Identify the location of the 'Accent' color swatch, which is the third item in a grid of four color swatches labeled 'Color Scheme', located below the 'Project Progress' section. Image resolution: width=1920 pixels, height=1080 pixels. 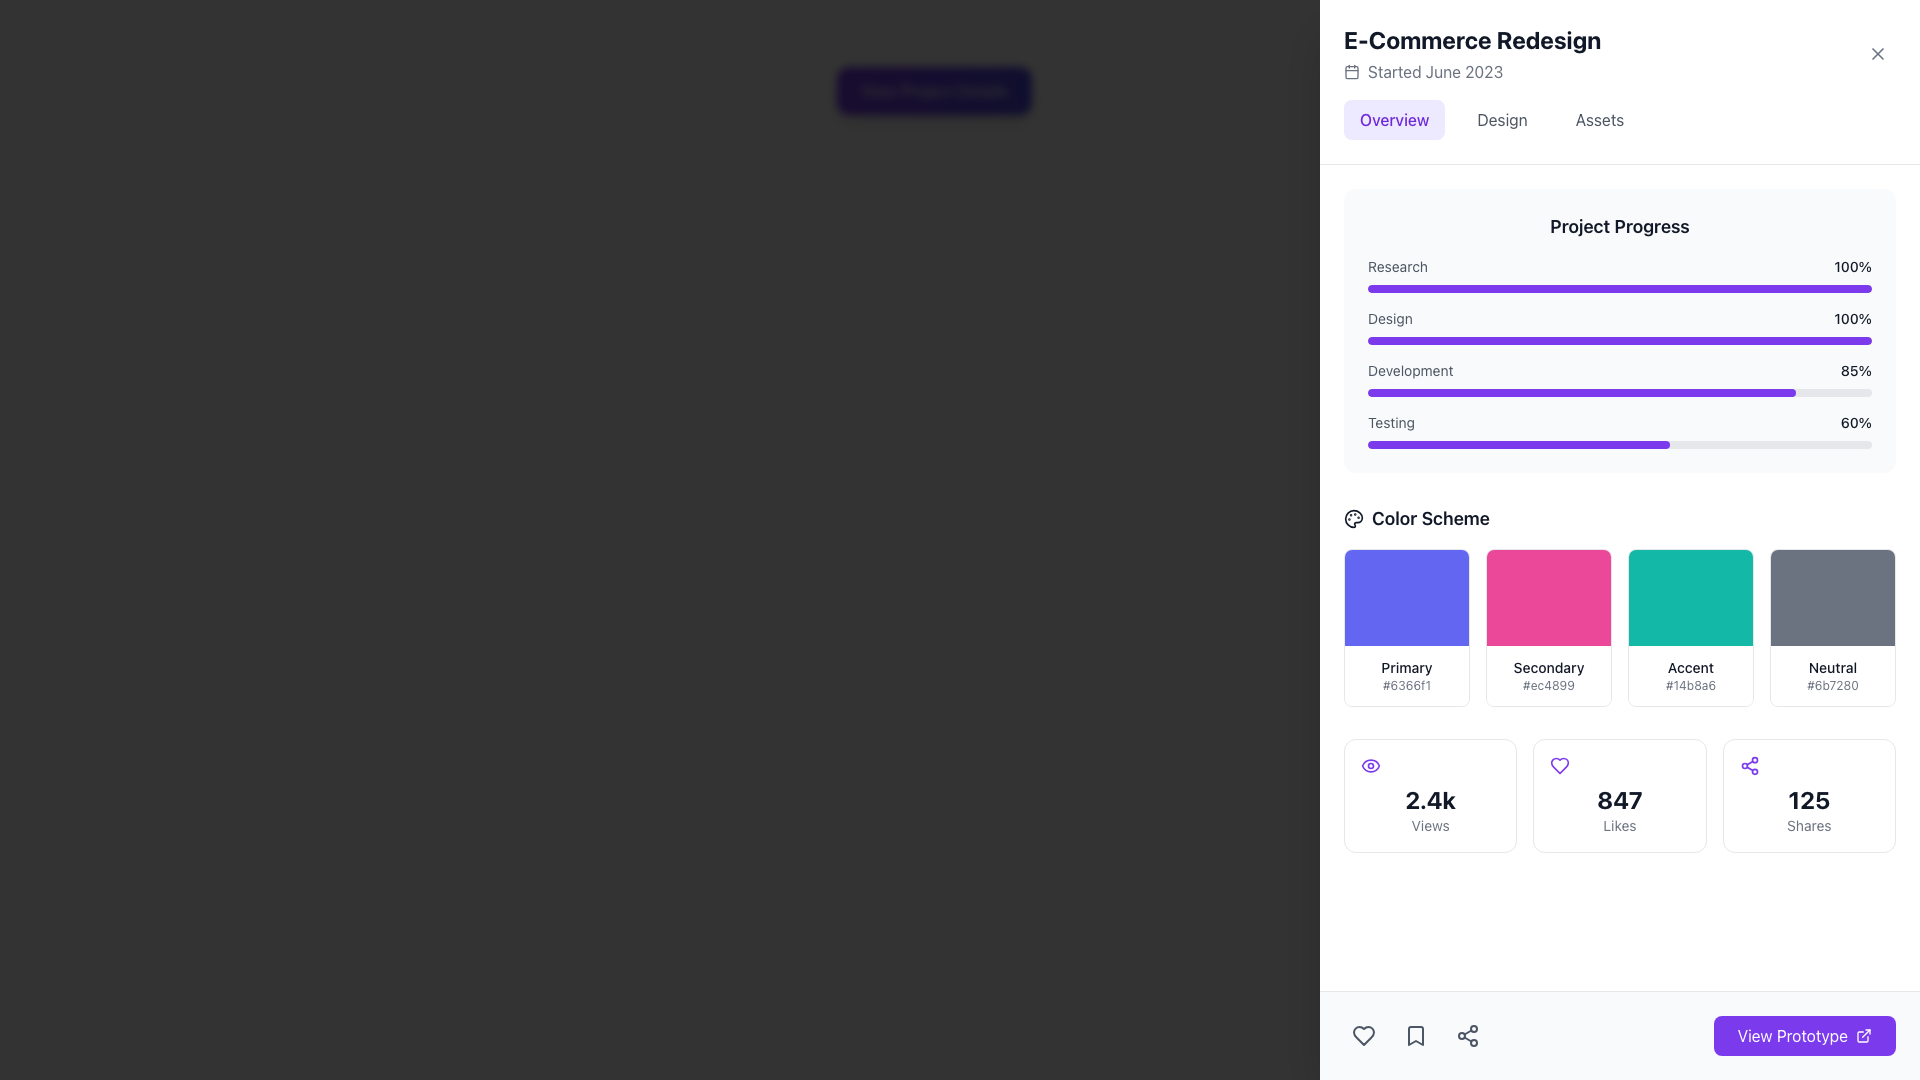
(1620, 604).